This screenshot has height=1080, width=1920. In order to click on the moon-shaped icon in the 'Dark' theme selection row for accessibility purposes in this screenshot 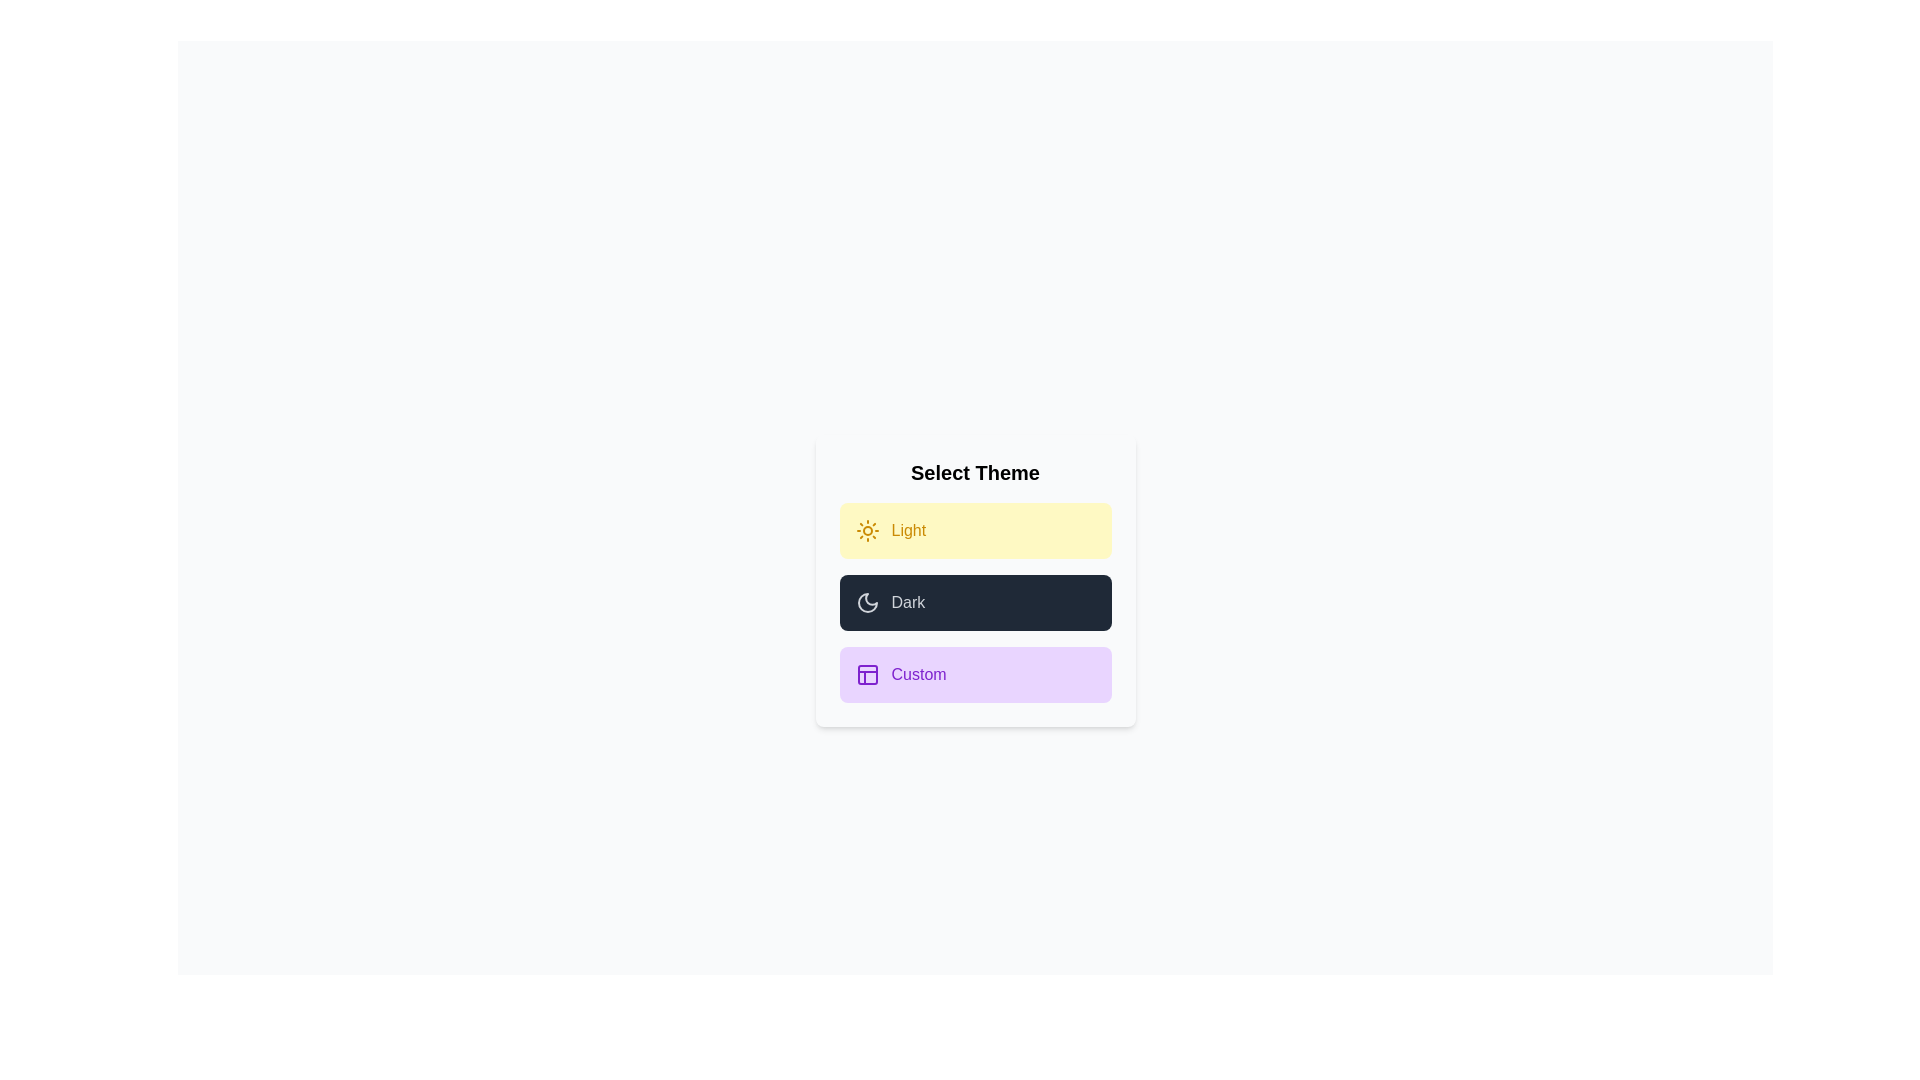, I will do `click(867, 601)`.